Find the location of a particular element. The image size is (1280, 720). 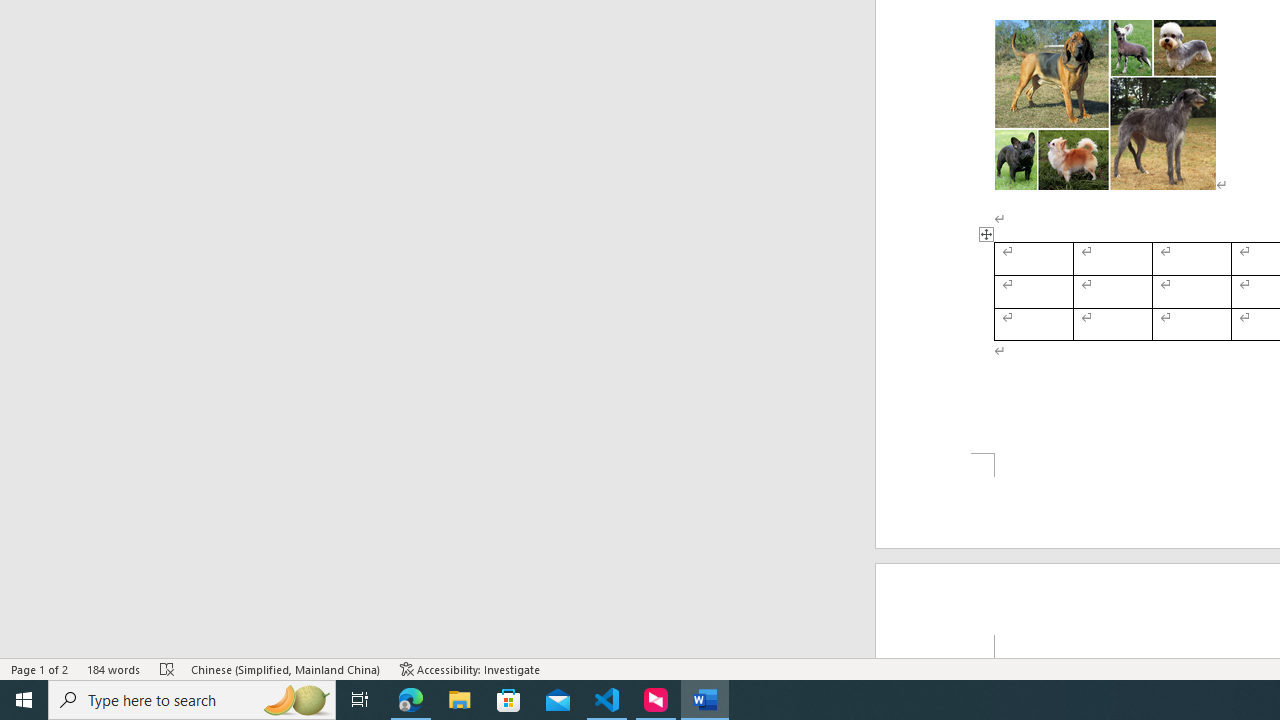

'Page Number Page 1 of 2' is located at coordinates (40, 669).